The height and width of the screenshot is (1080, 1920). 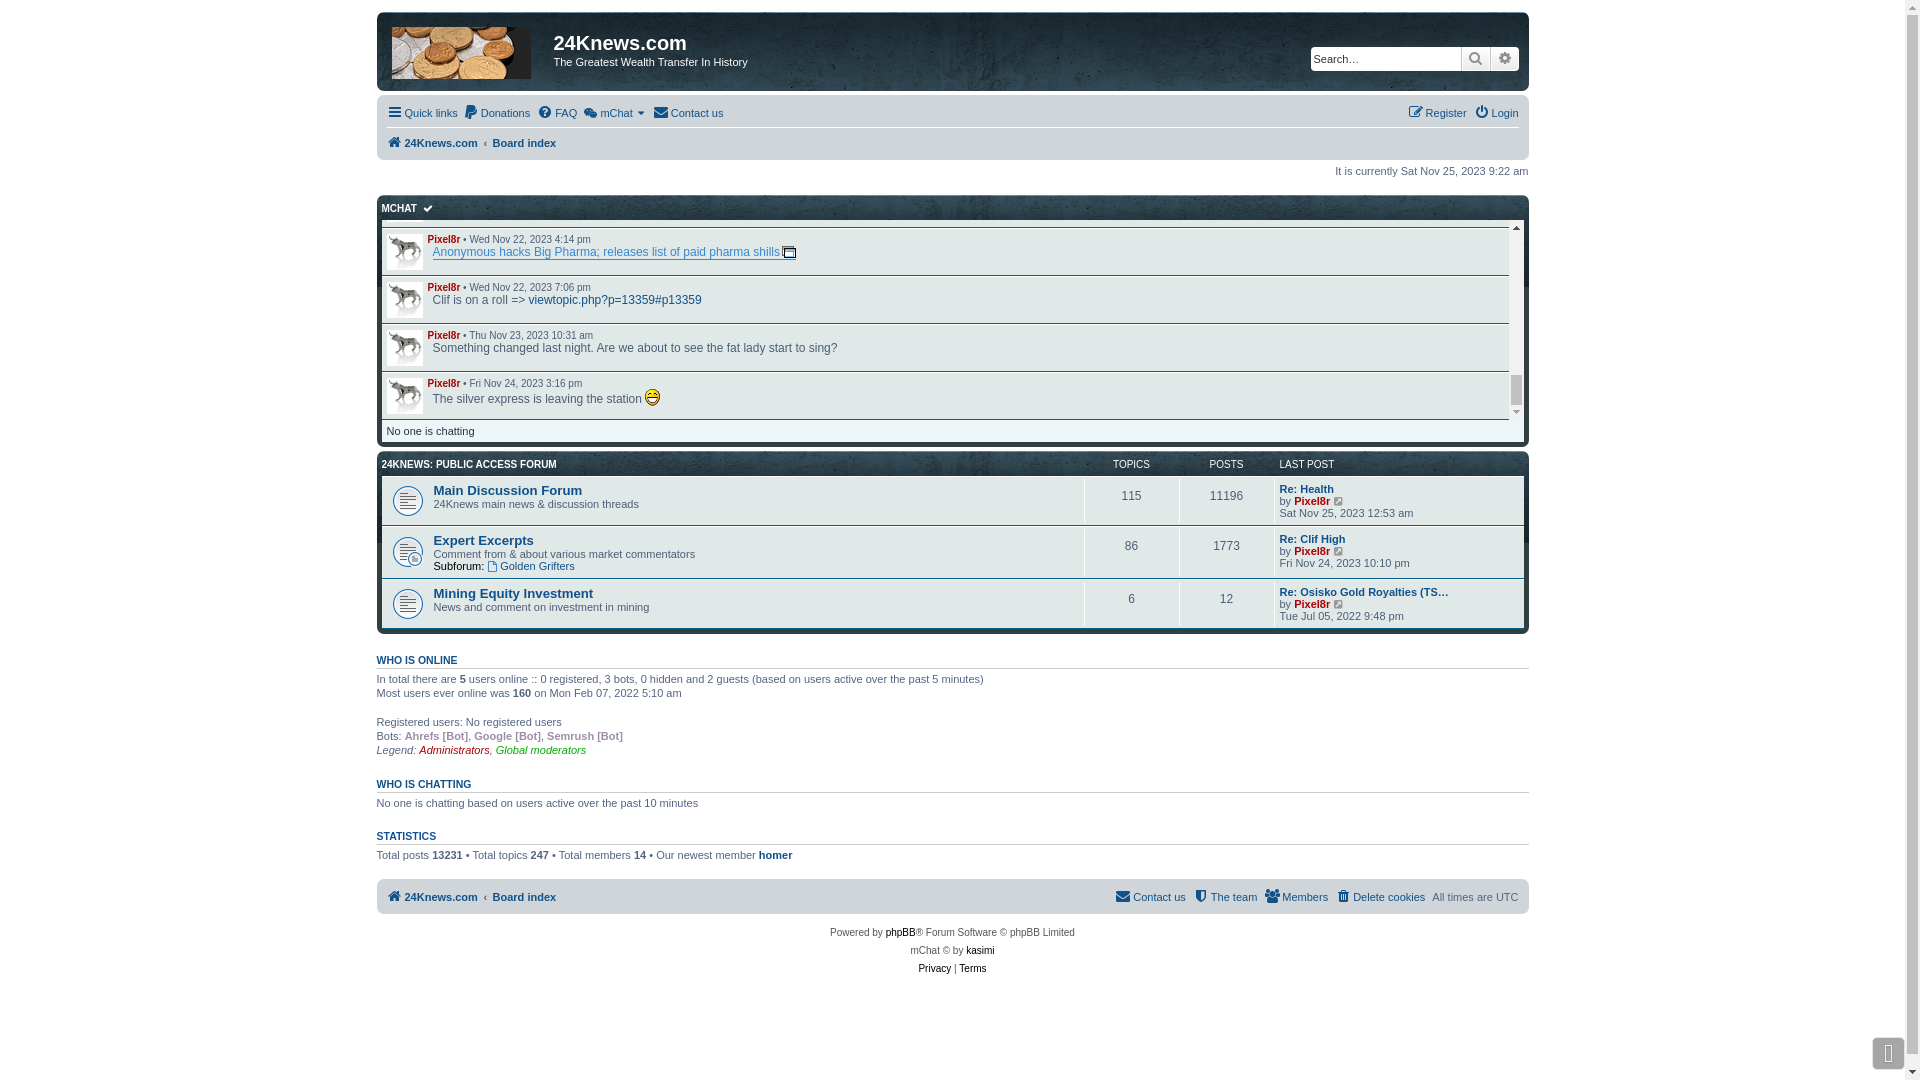 I want to click on 'Search for keywords', so click(x=1384, y=57).